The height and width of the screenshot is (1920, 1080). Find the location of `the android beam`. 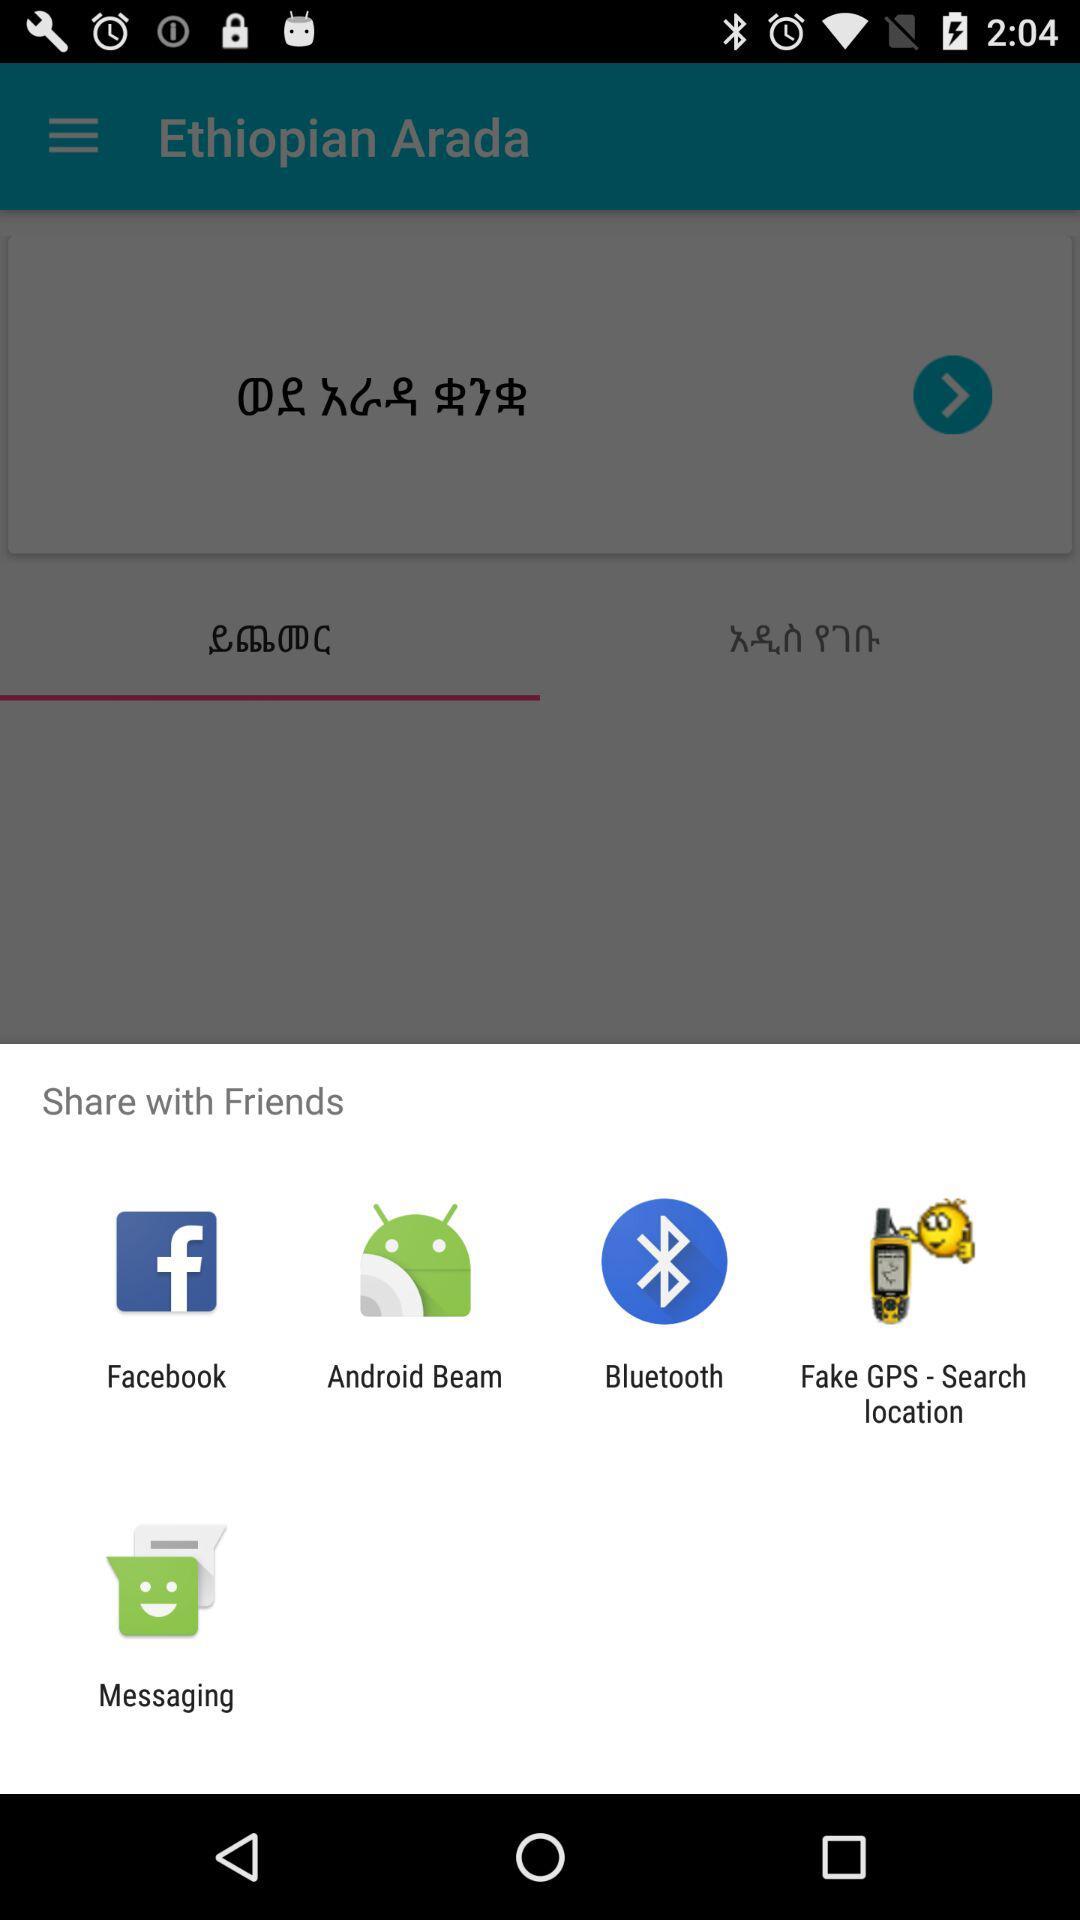

the android beam is located at coordinates (414, 1392).